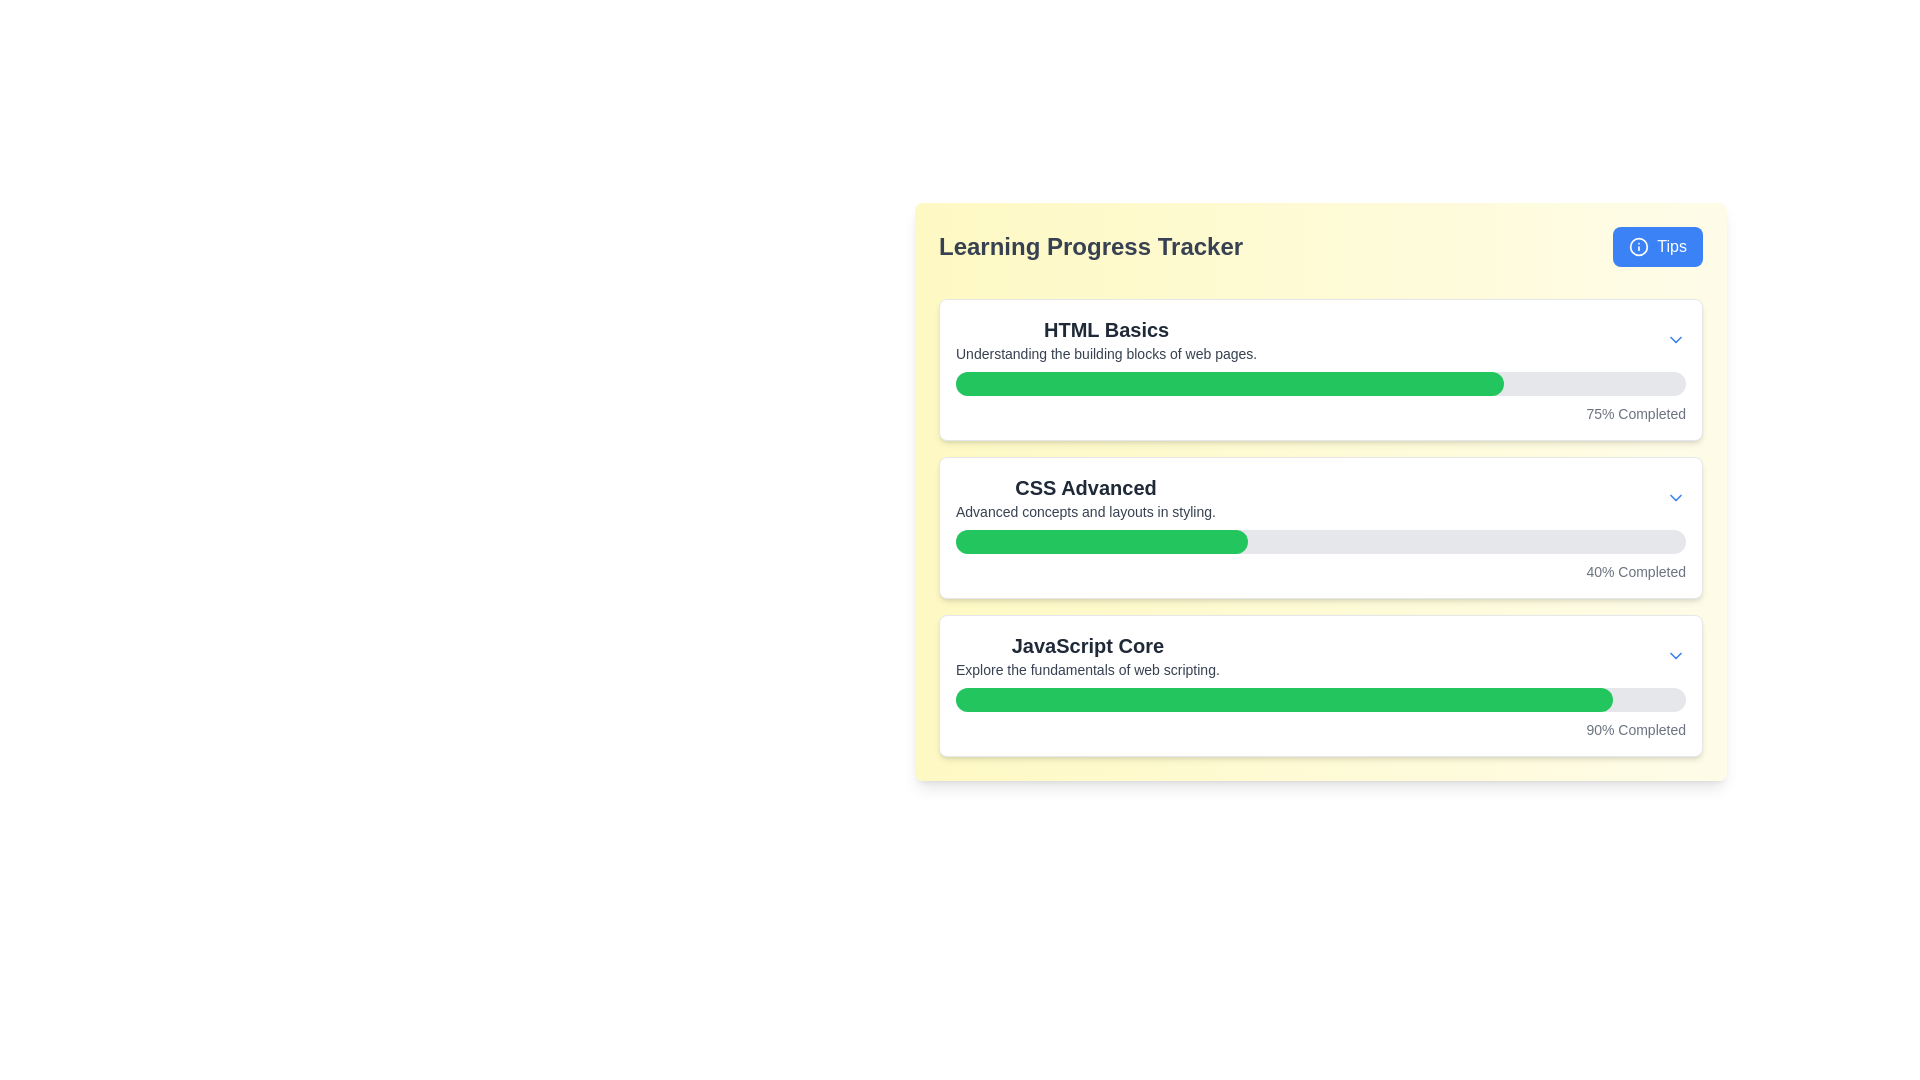  What do you see at coordinates (1320, 542) in the screenshot?
I see `progress bar that visually represents the user's progress in the 'CSS Advanced' course, indicating 40% completion` at bounding box center [1320, 542].